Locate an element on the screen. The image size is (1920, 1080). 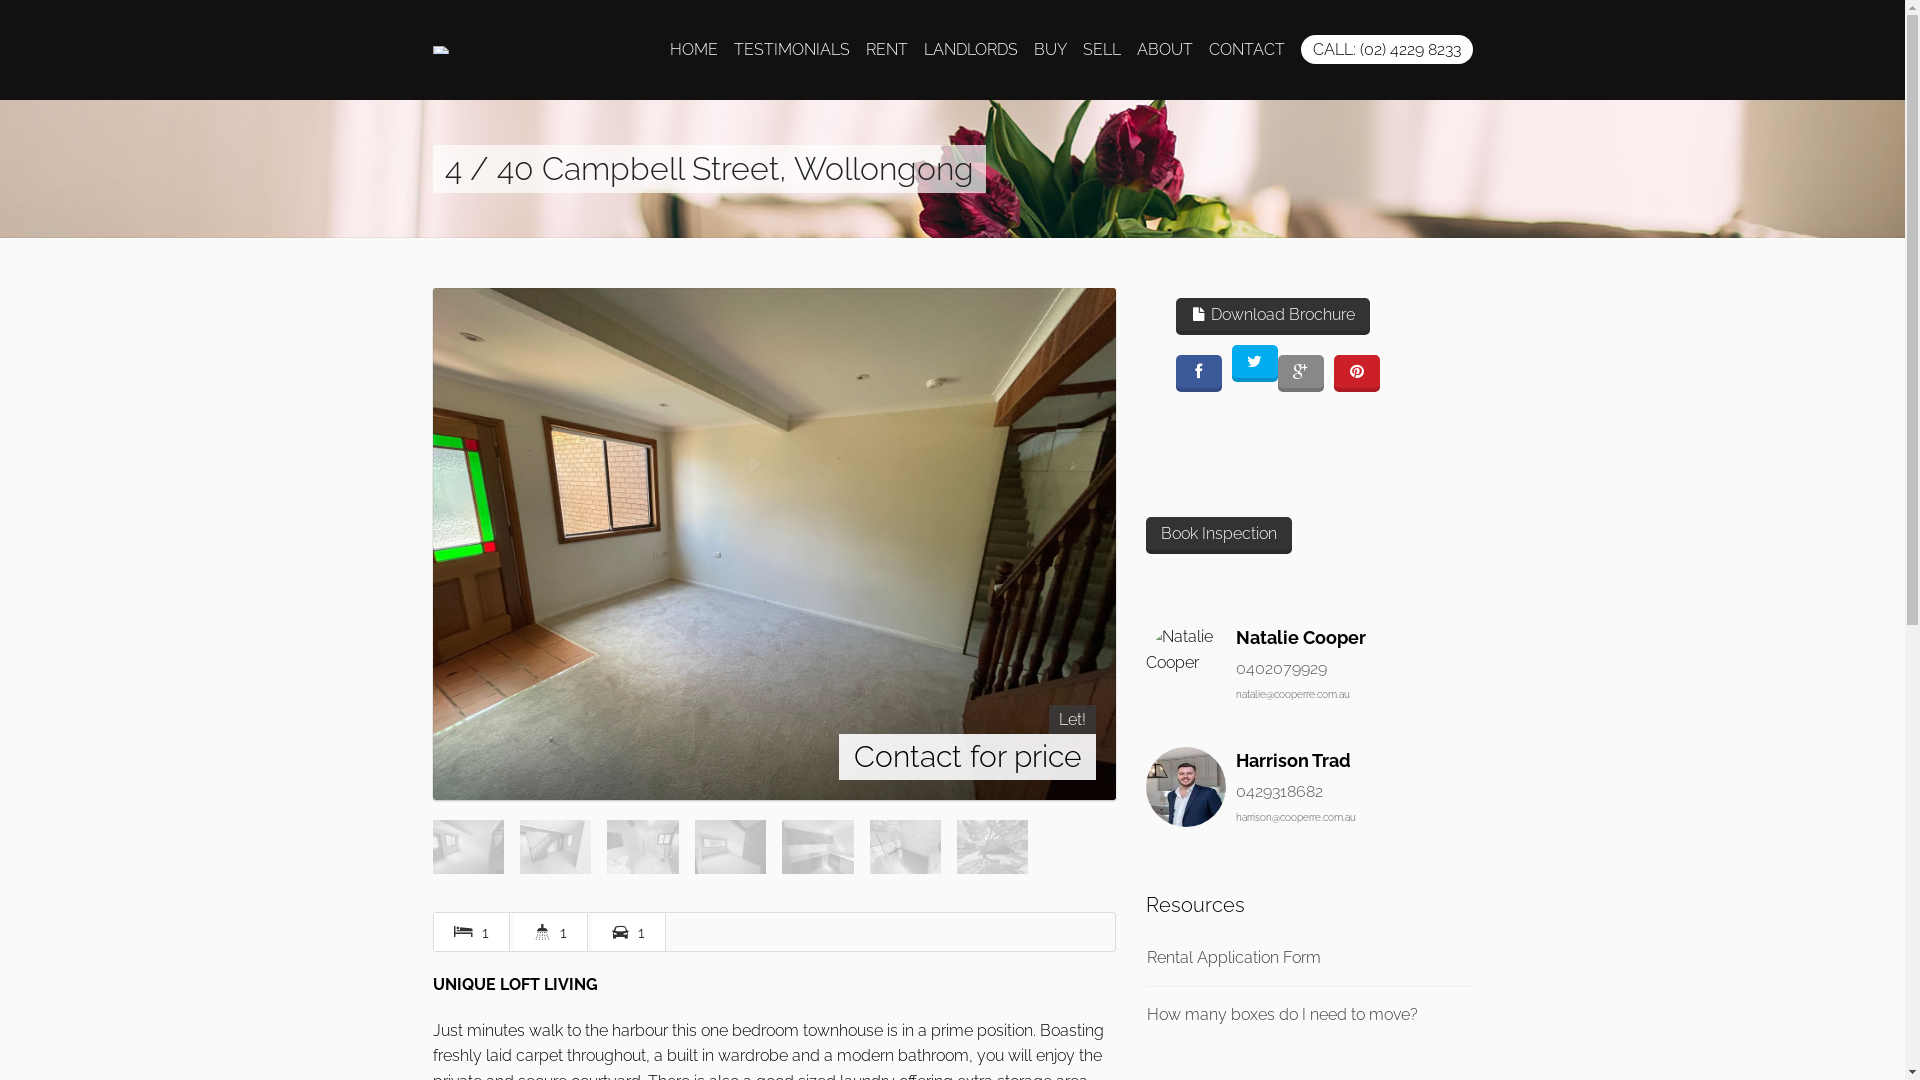
'SELL' is located at coordinates (1099, 49).